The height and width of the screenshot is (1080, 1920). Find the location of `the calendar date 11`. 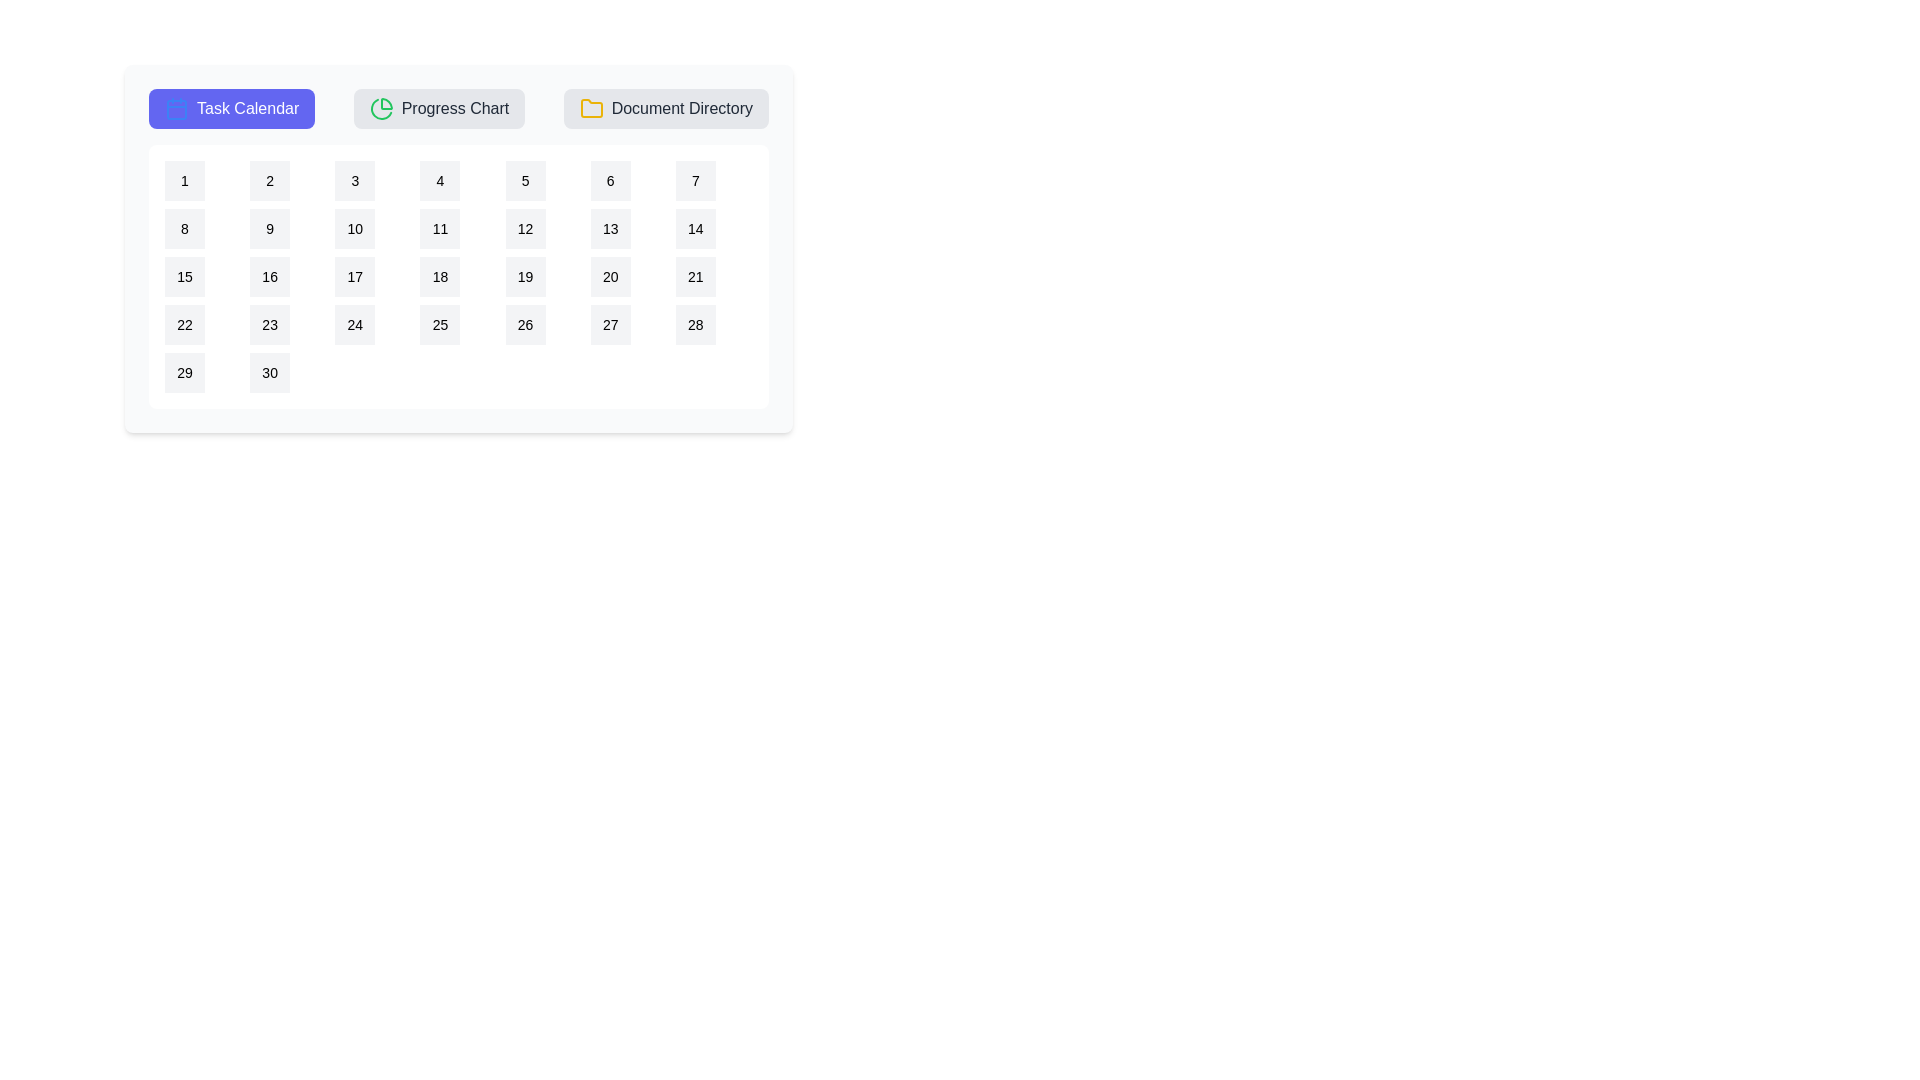

the calendar date 11 is located at coordinates (439, 227).